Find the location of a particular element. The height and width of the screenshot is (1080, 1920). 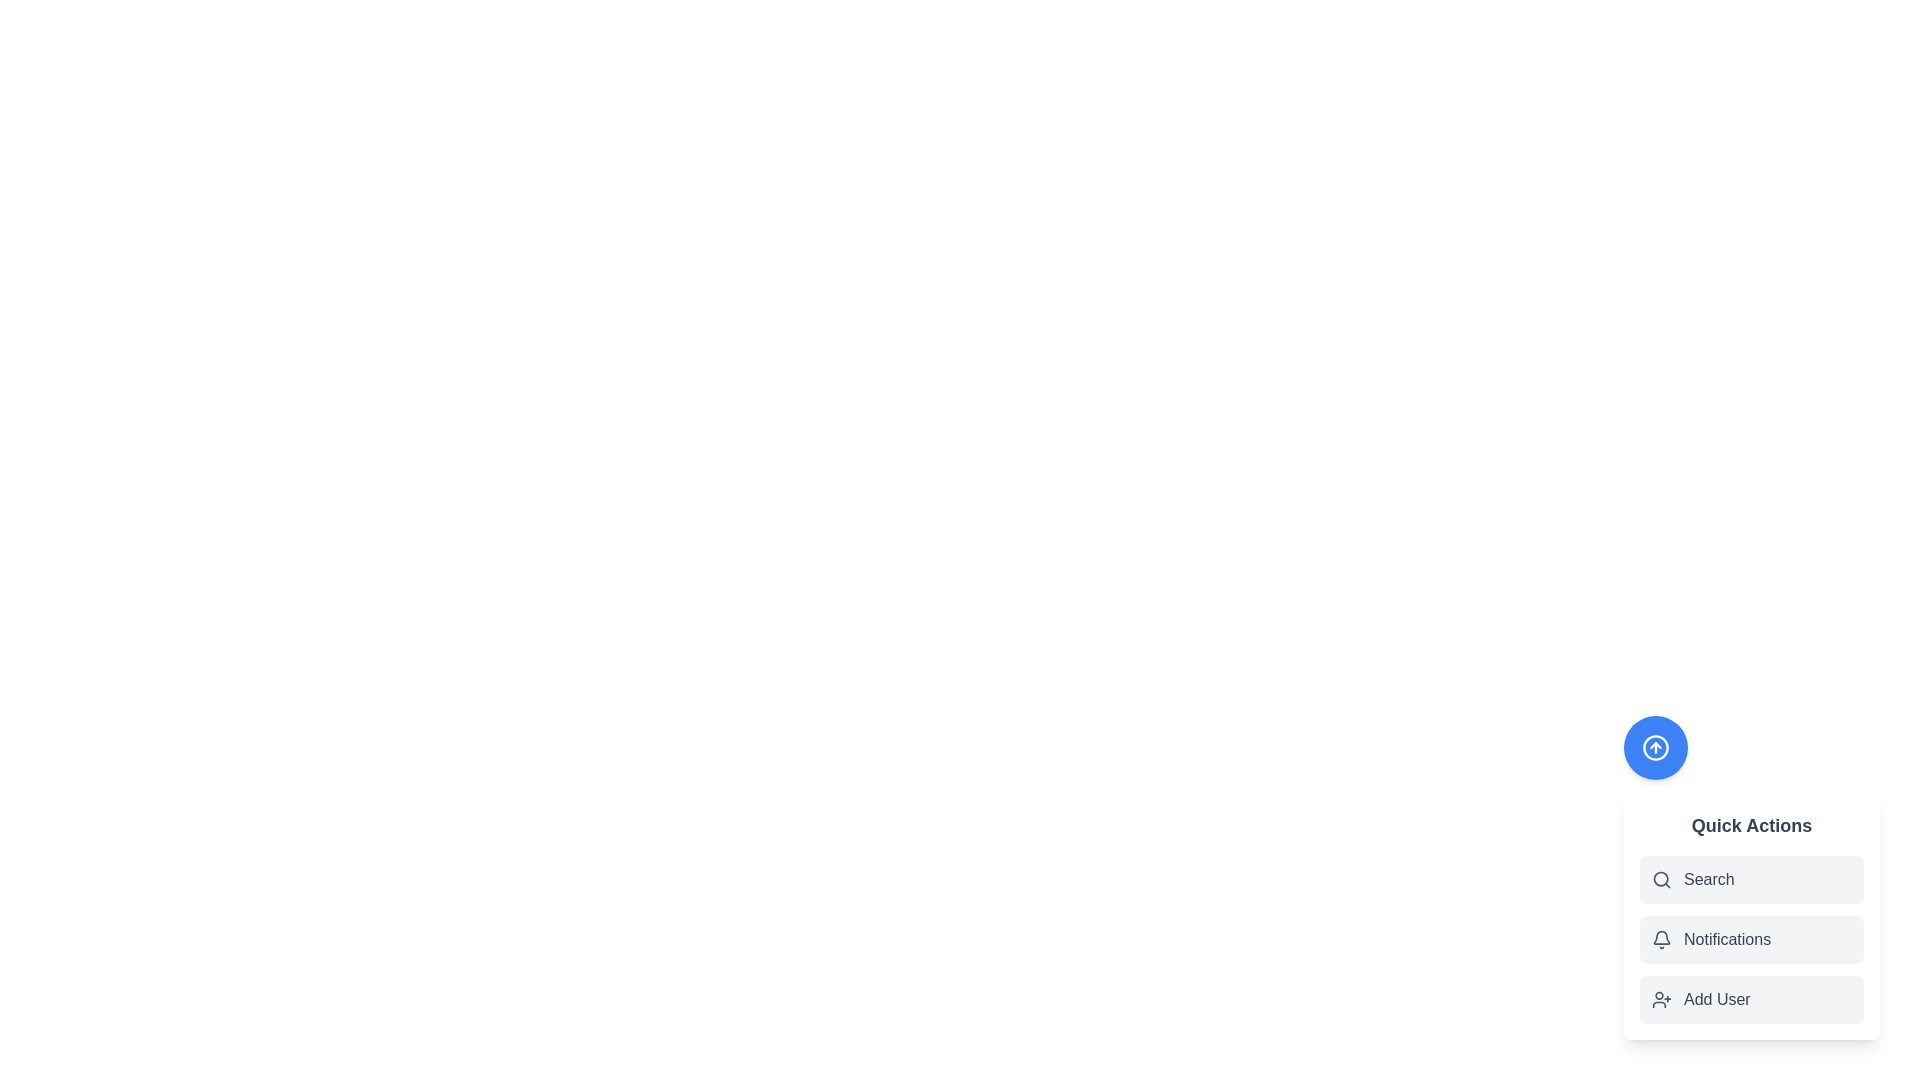

the Text Label that indicates the action related to notifications, positioned to the right of a bell icon within the 'Quick Actions' card is located at coordinates (1726, 940).